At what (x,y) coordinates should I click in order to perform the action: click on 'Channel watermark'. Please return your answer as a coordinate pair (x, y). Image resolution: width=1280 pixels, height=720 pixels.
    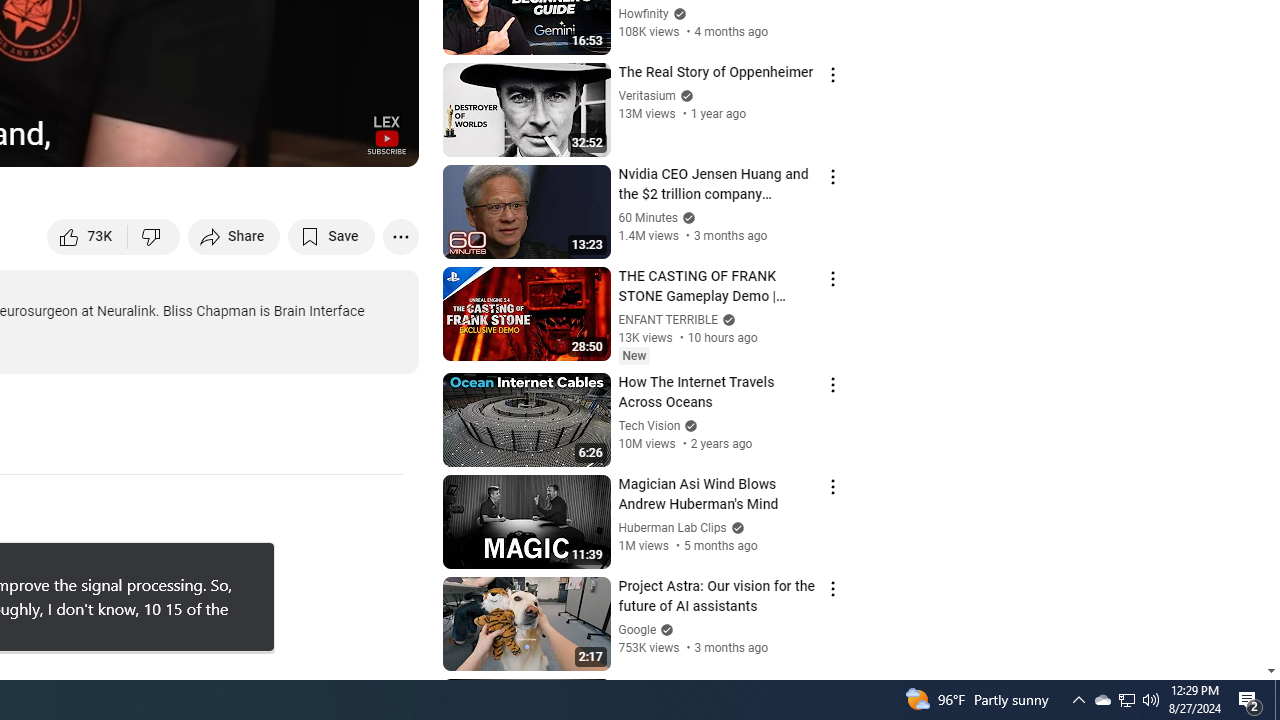
    Looking at the image, I should click on (386, 135).